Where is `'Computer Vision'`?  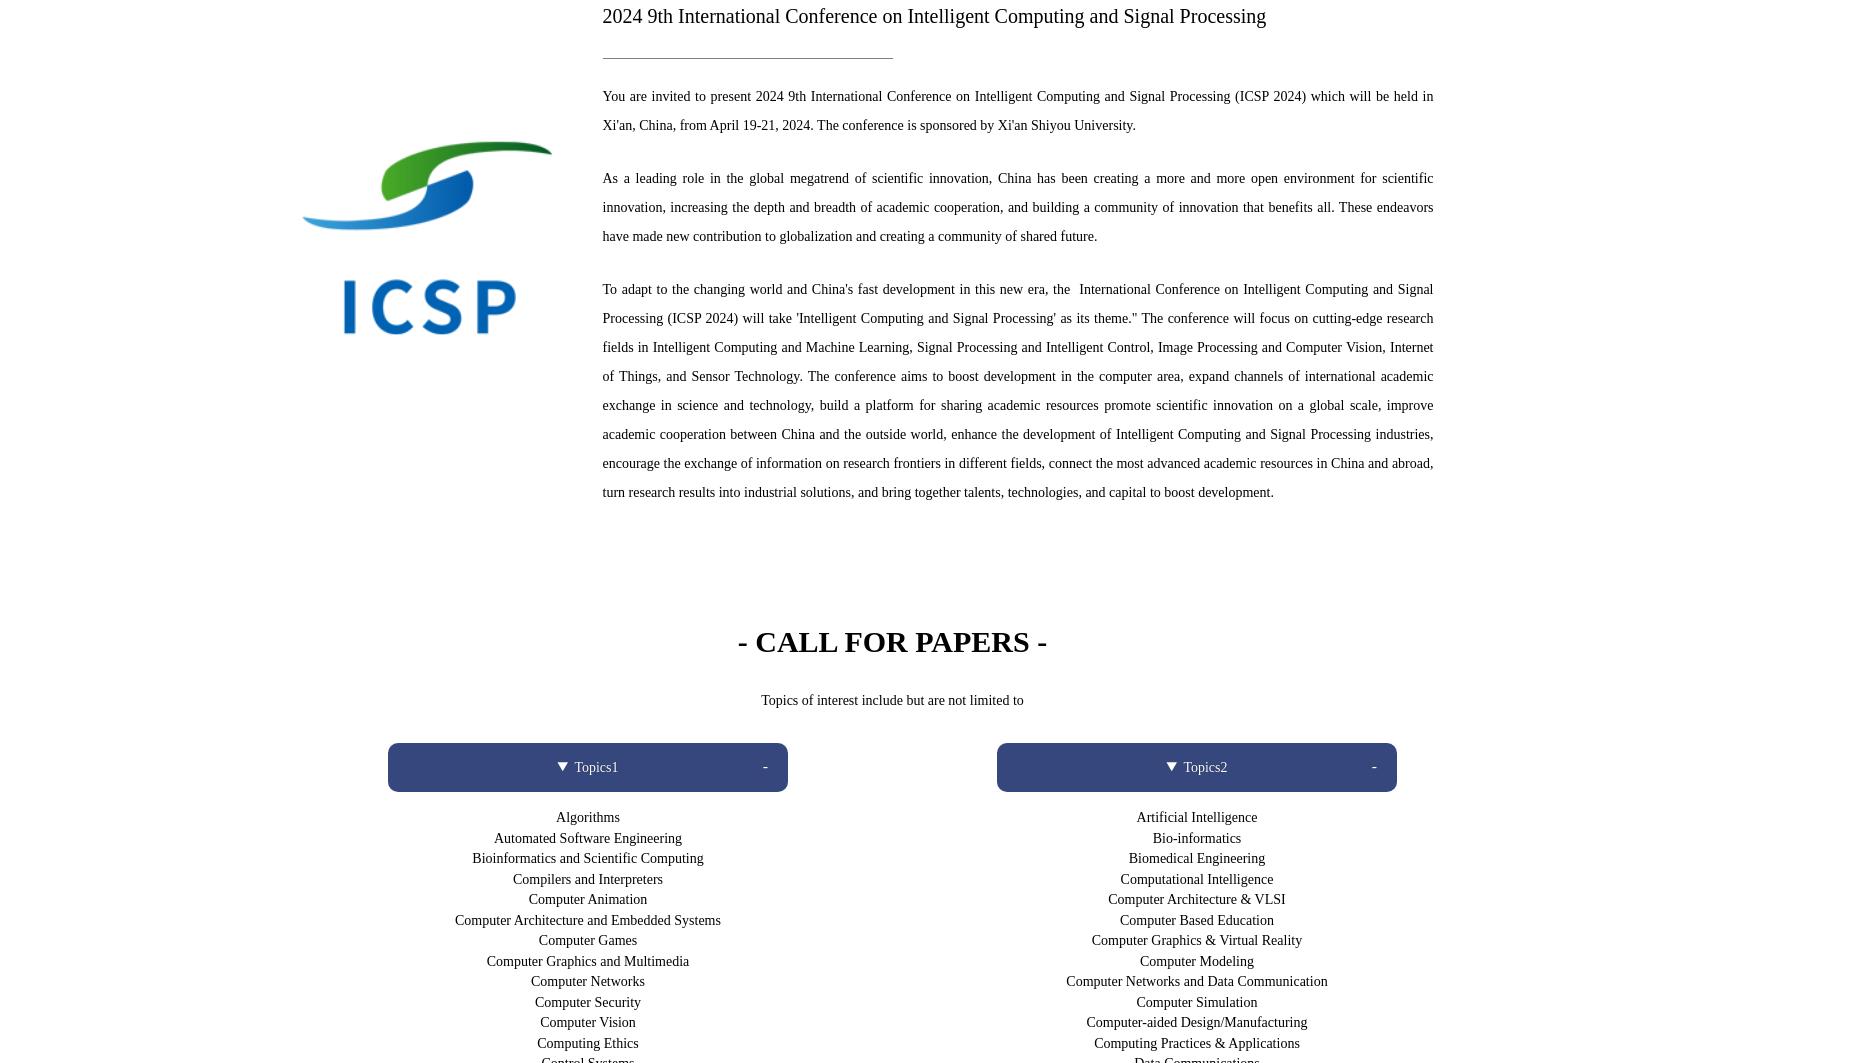
'Computer Vision' is located at coordinates (586, 1021).